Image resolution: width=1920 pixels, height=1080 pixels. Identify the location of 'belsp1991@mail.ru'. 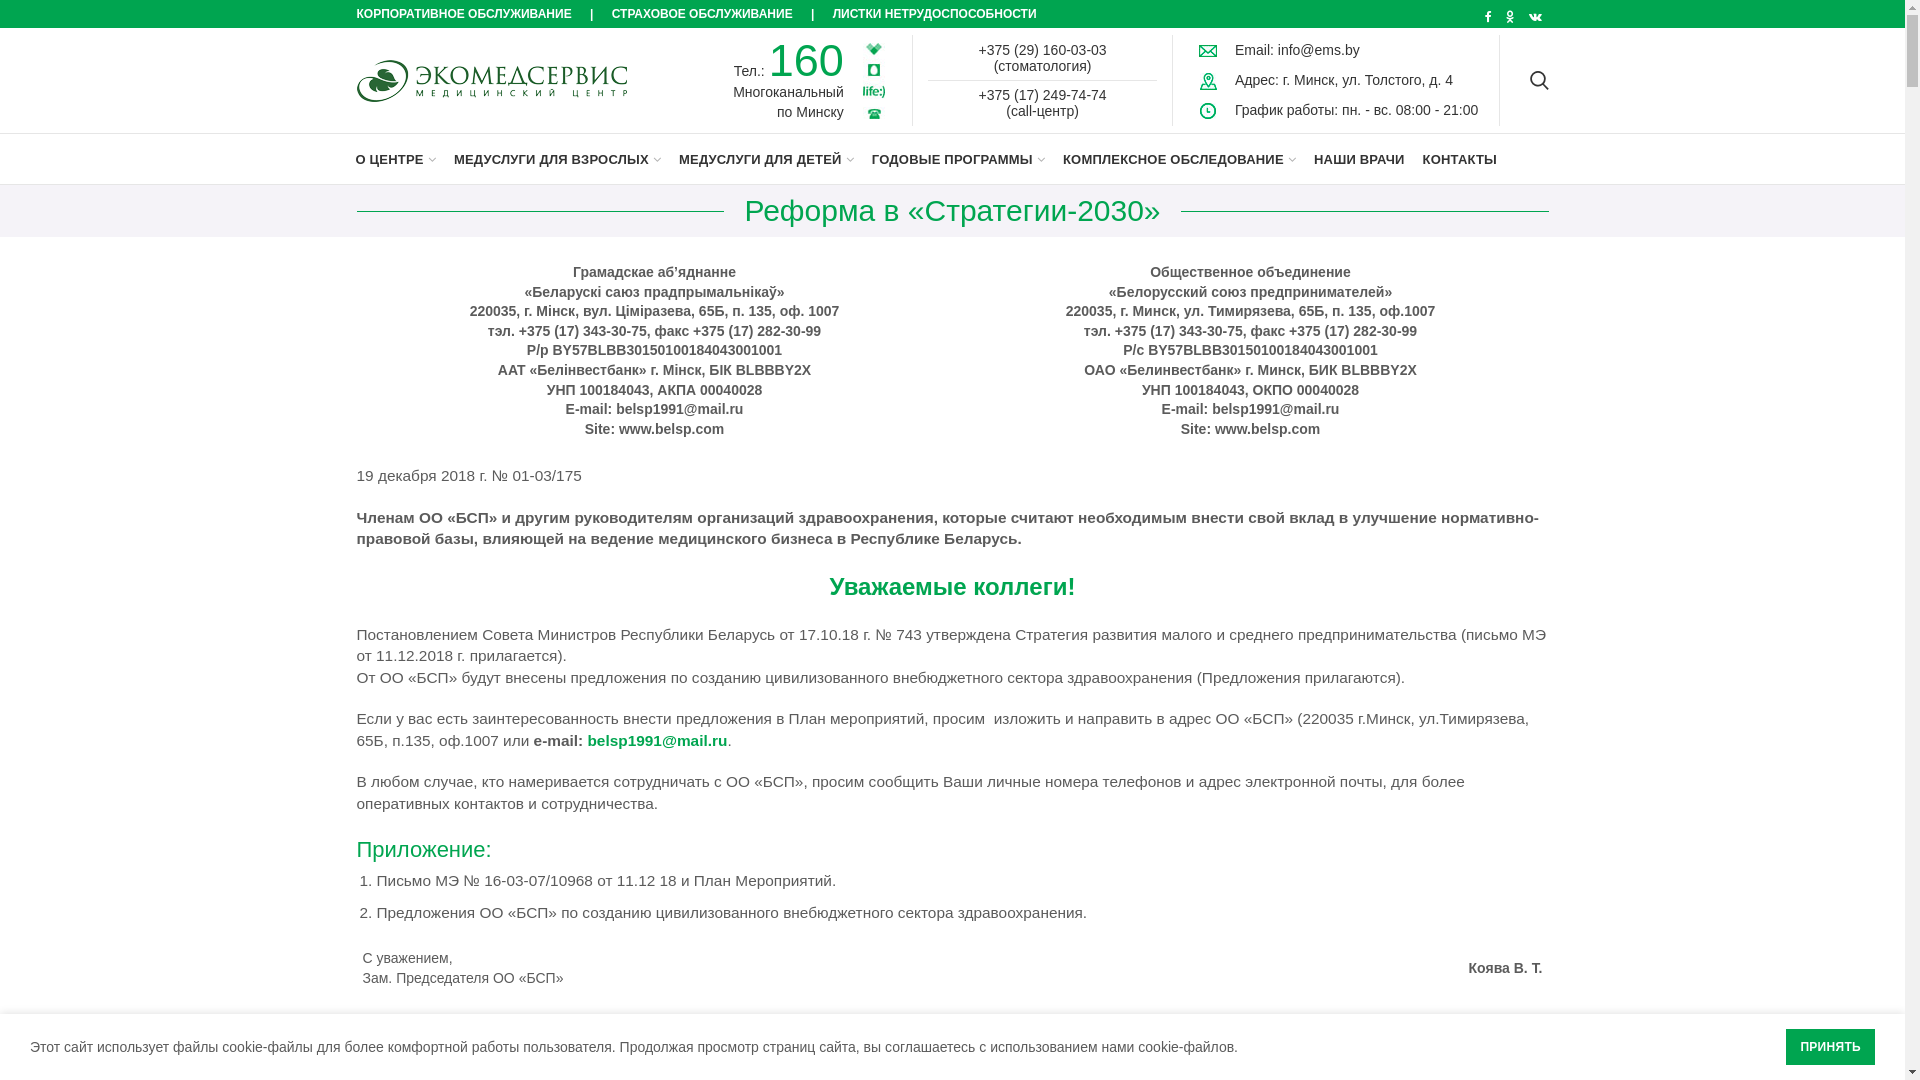
(657, 740).